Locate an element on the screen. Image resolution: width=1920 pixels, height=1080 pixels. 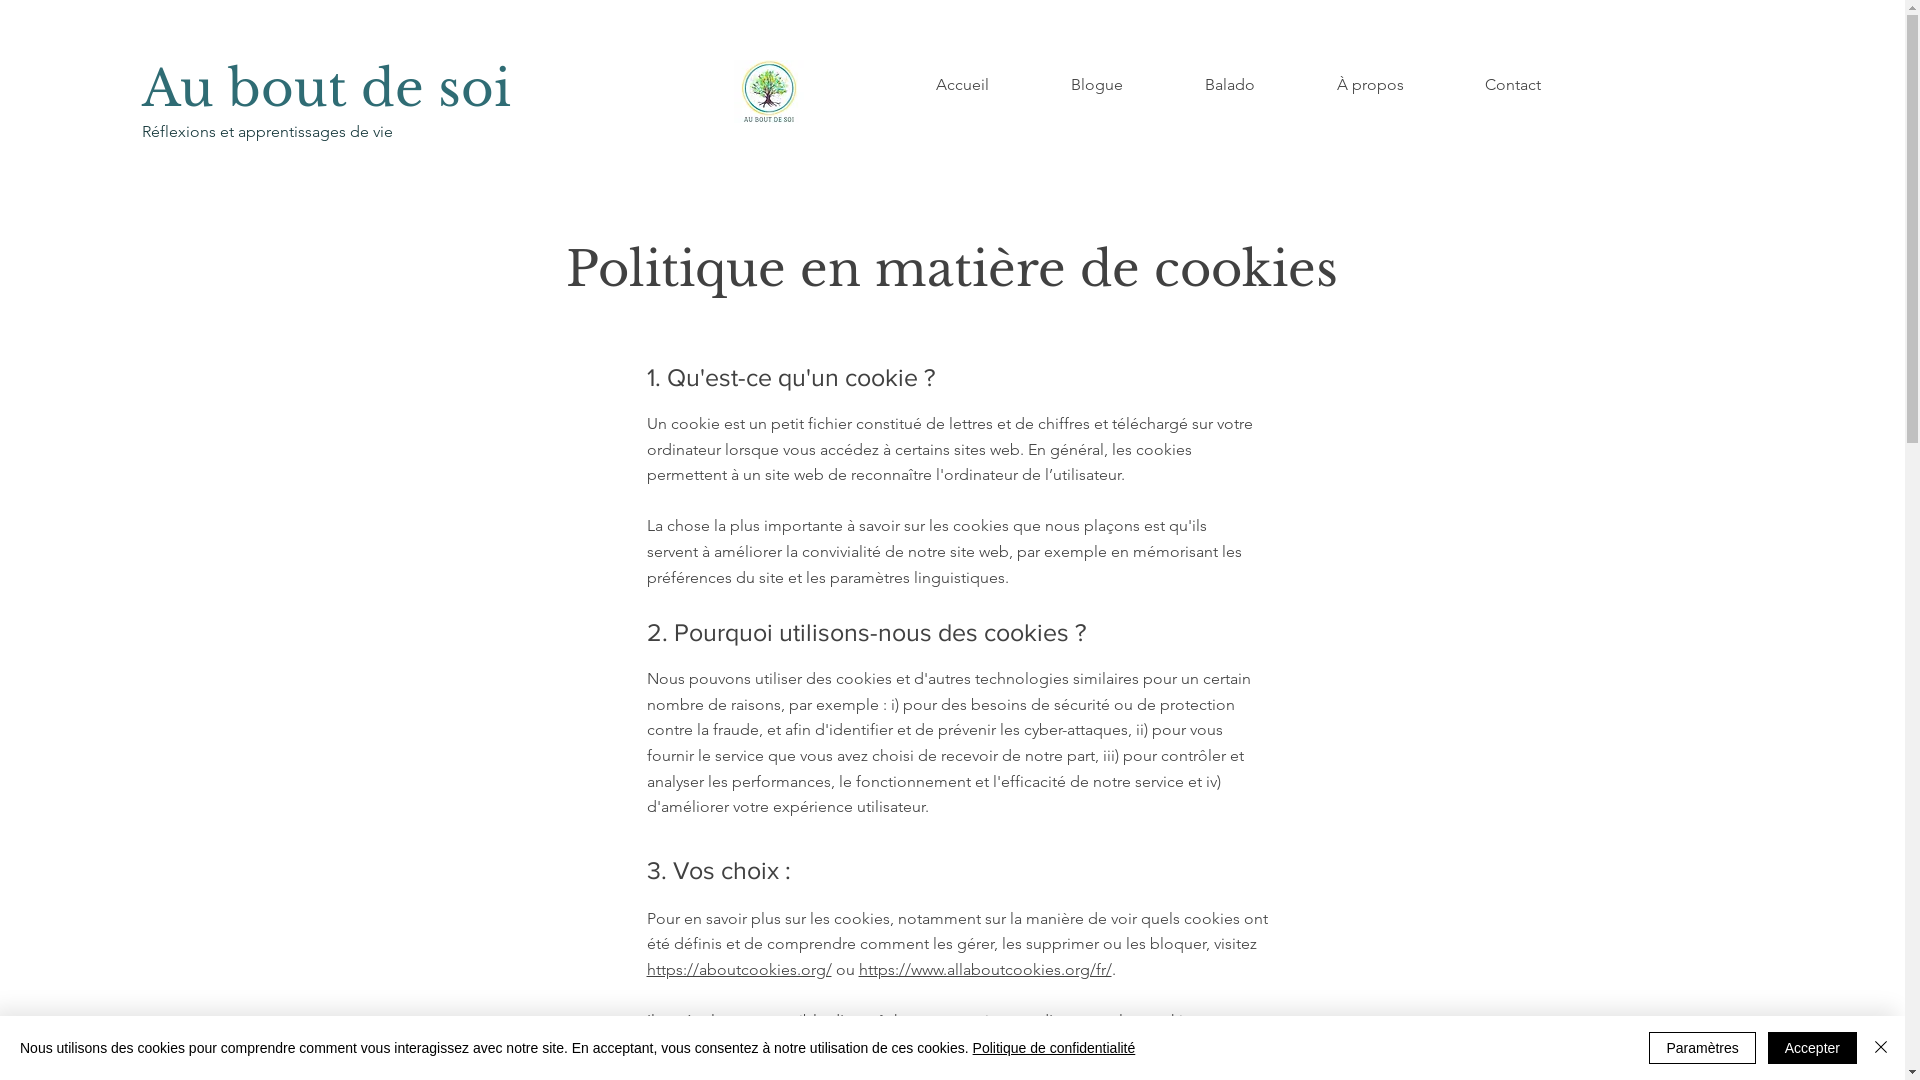
'Logo%20Au%20bout%20de%20soi-slogan-minia' is located at coordinates (767, 91).